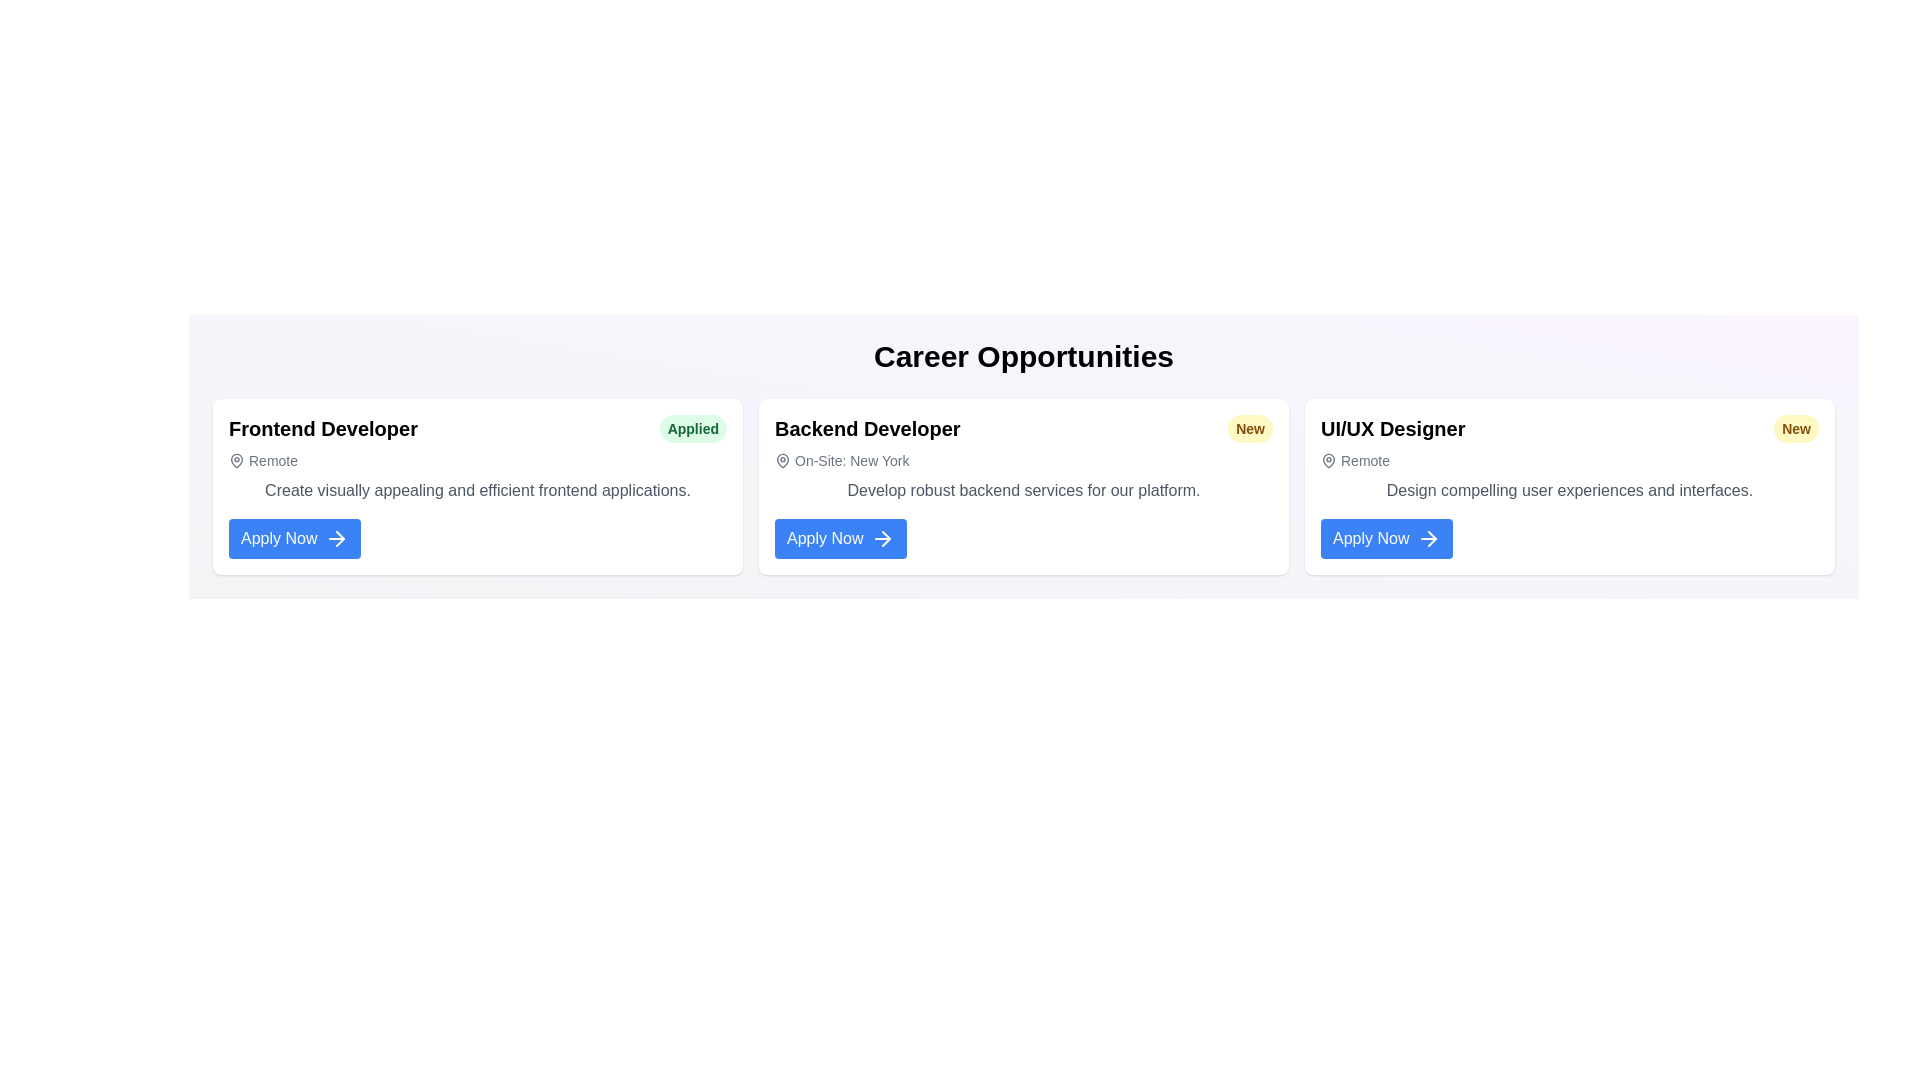 Image resolution: width=1920 pixels, height=1080 pixels. Describe the element at coordinates (1568, 490) in the screenshot. I see `text content of the label that says 'Design compelling user experiences and interfaces.' located in the 'UI/UX Designer' job card, positioned below the job title and above the 'Apply Now' button` at that location.